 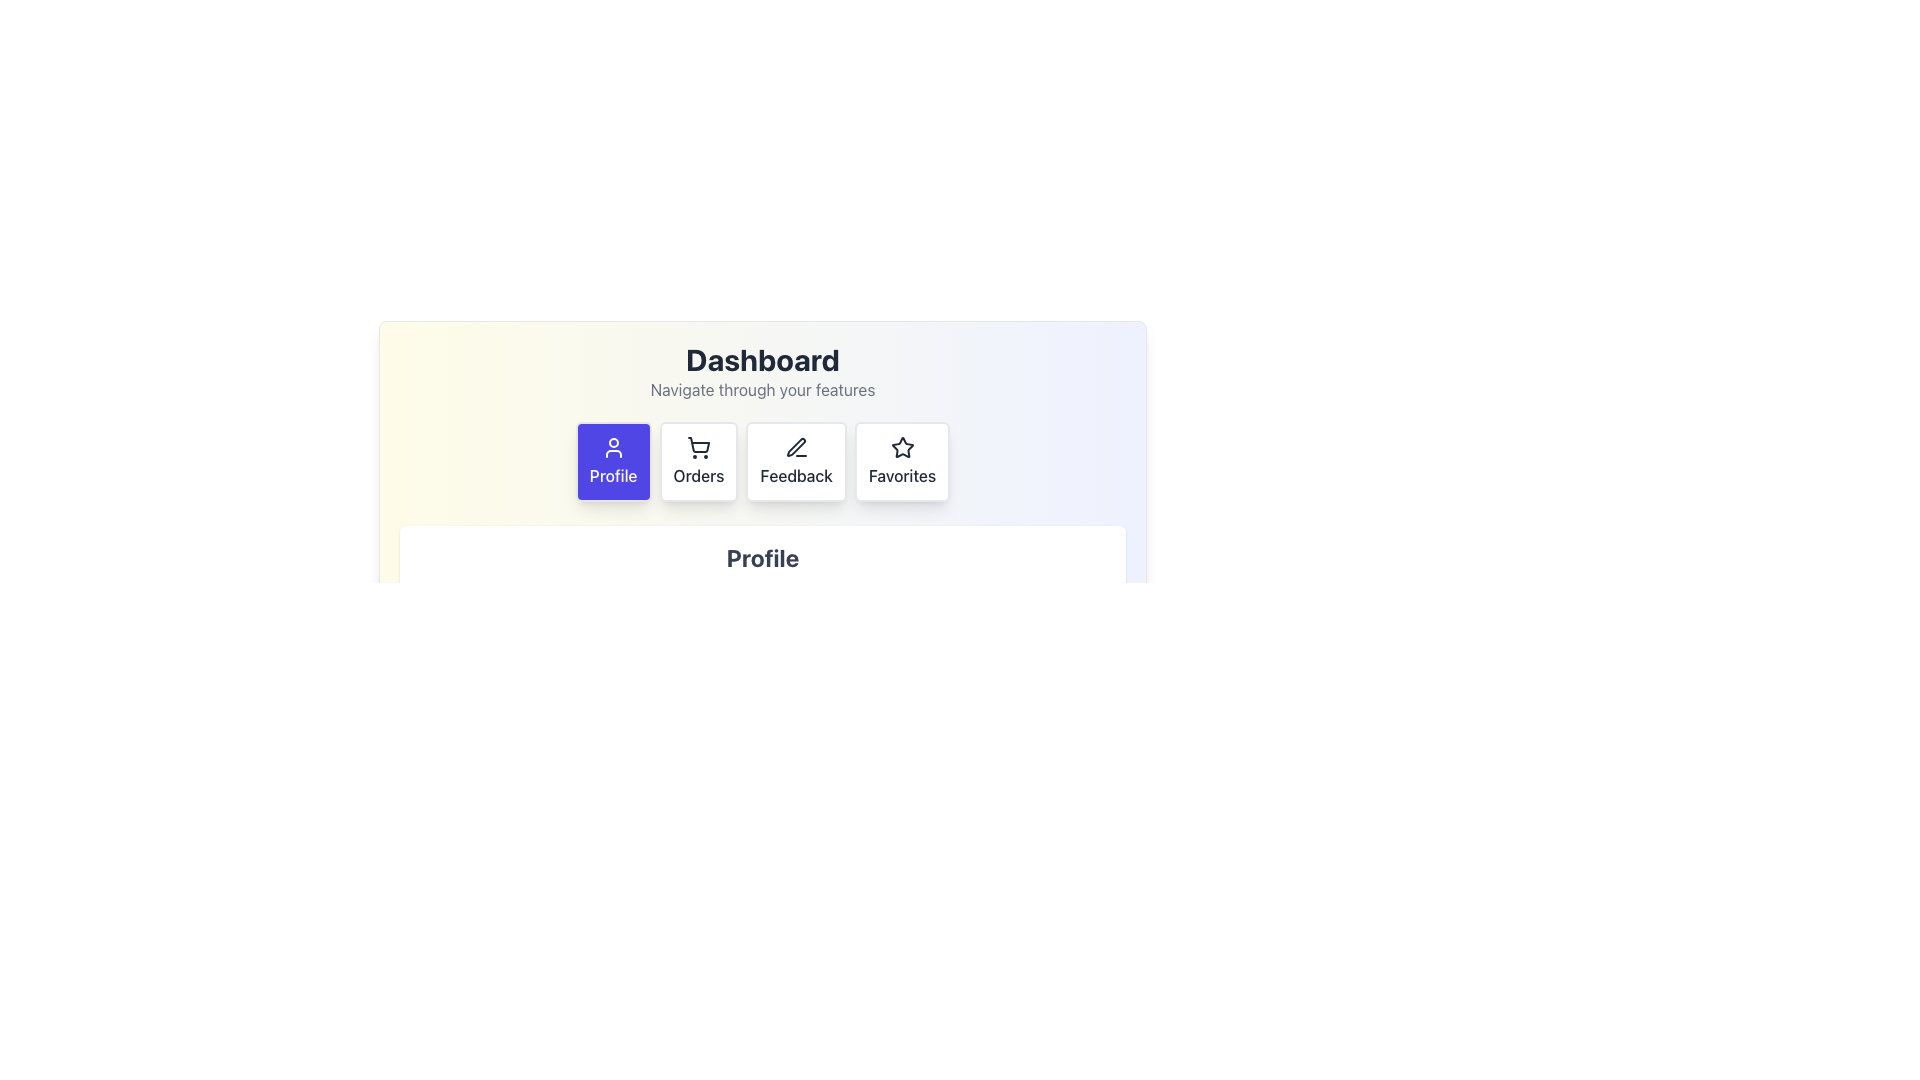 What do you see at coordinates (612, 475) in the screenshot?
I see `the text label containing the word 'Profile' which is styled with a sans-serif font, white text color, and is located within a blue rectangular background with rounded corners, positioned at the bottom center of the button labeled 'Profile'` at bounding box center [612, 475].